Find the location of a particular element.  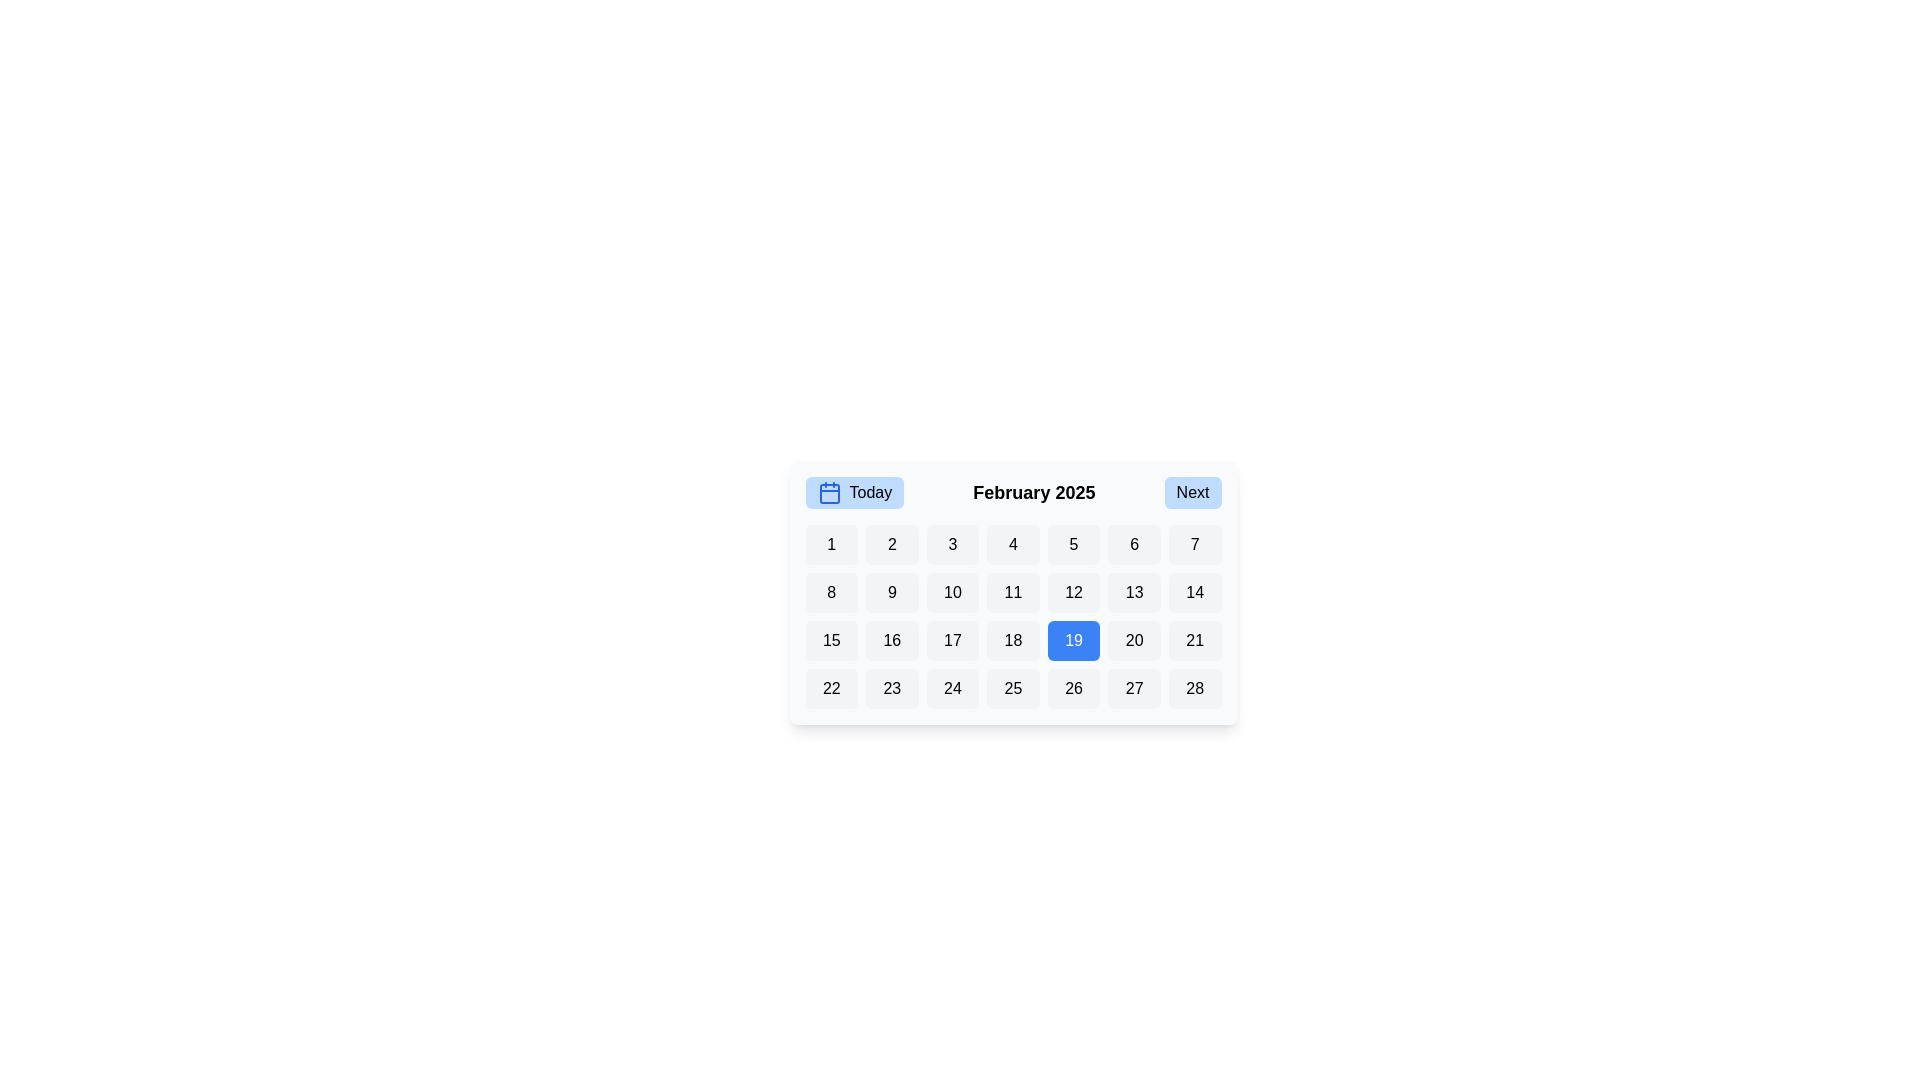

the 'Next' button to navigate to the next month is located at coordinates (1193, 493).